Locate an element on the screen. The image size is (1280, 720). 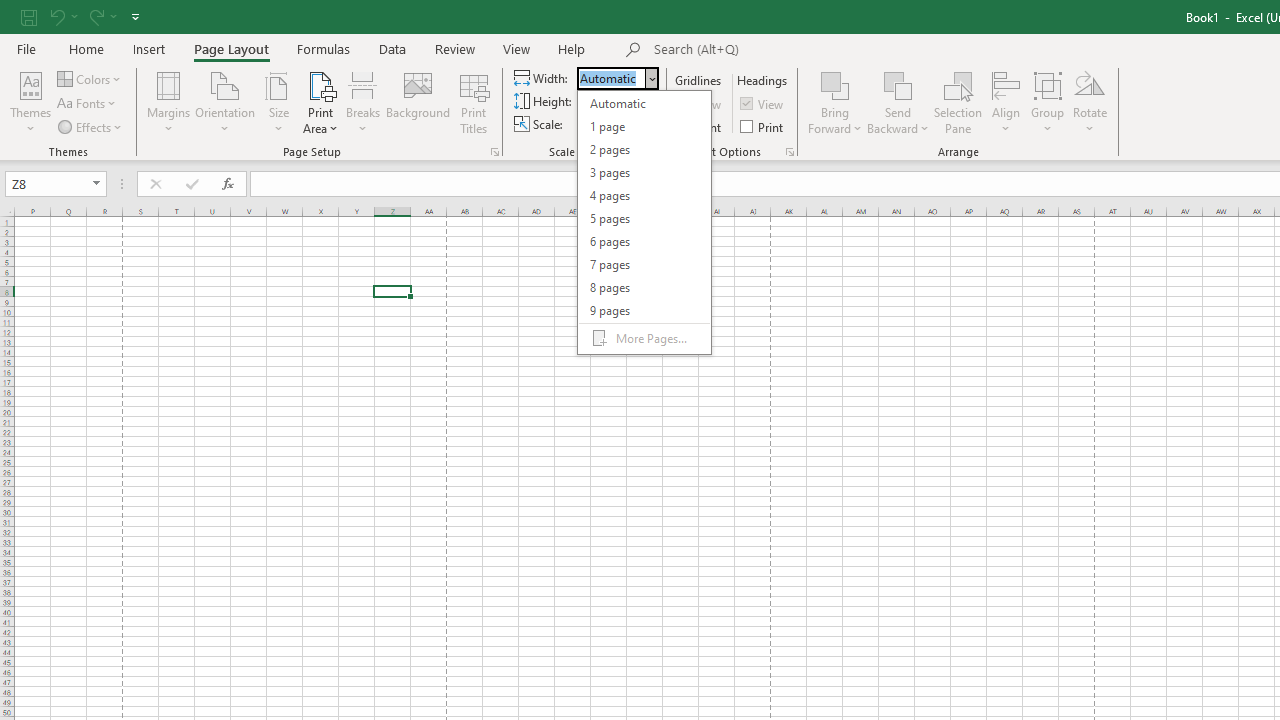
'Print Area' is located at coordinates (320, 103).